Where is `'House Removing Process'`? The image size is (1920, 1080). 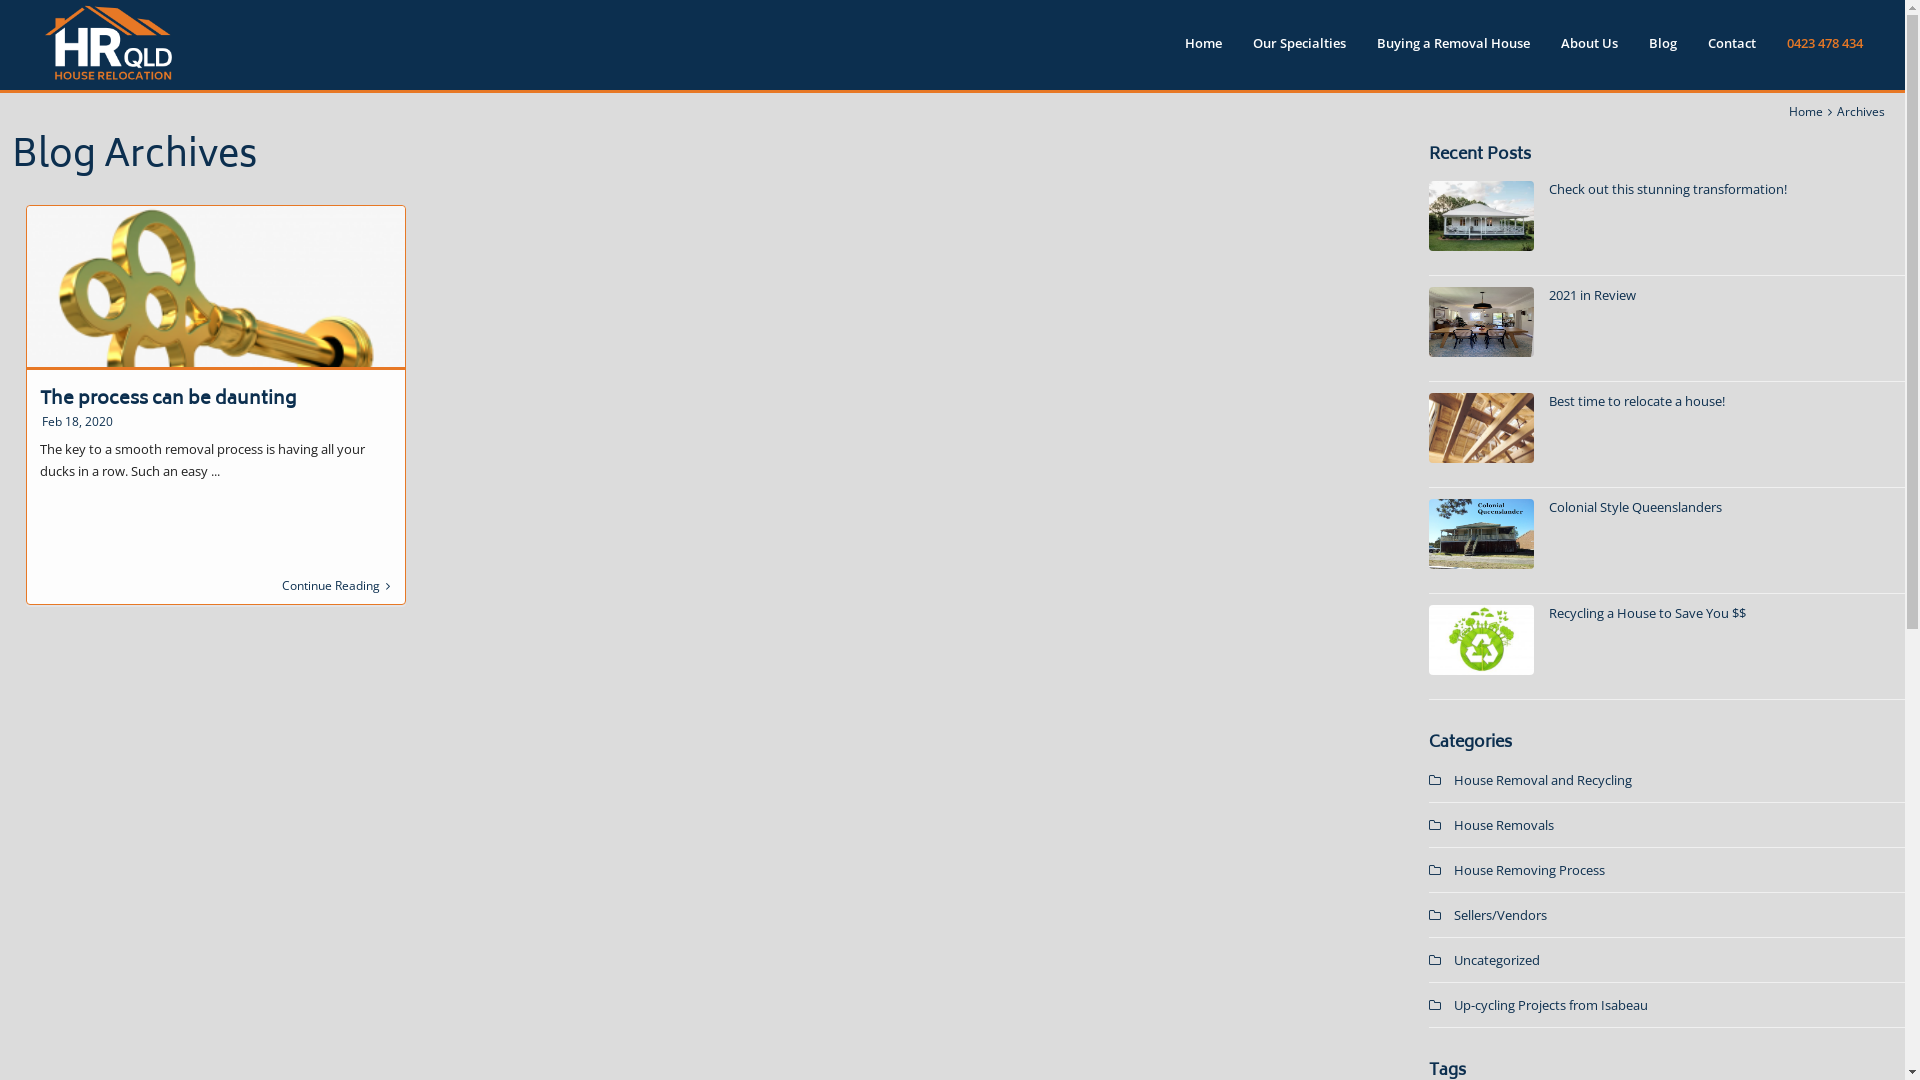
'House Removing Process' is located at coordinates (1528, 869).